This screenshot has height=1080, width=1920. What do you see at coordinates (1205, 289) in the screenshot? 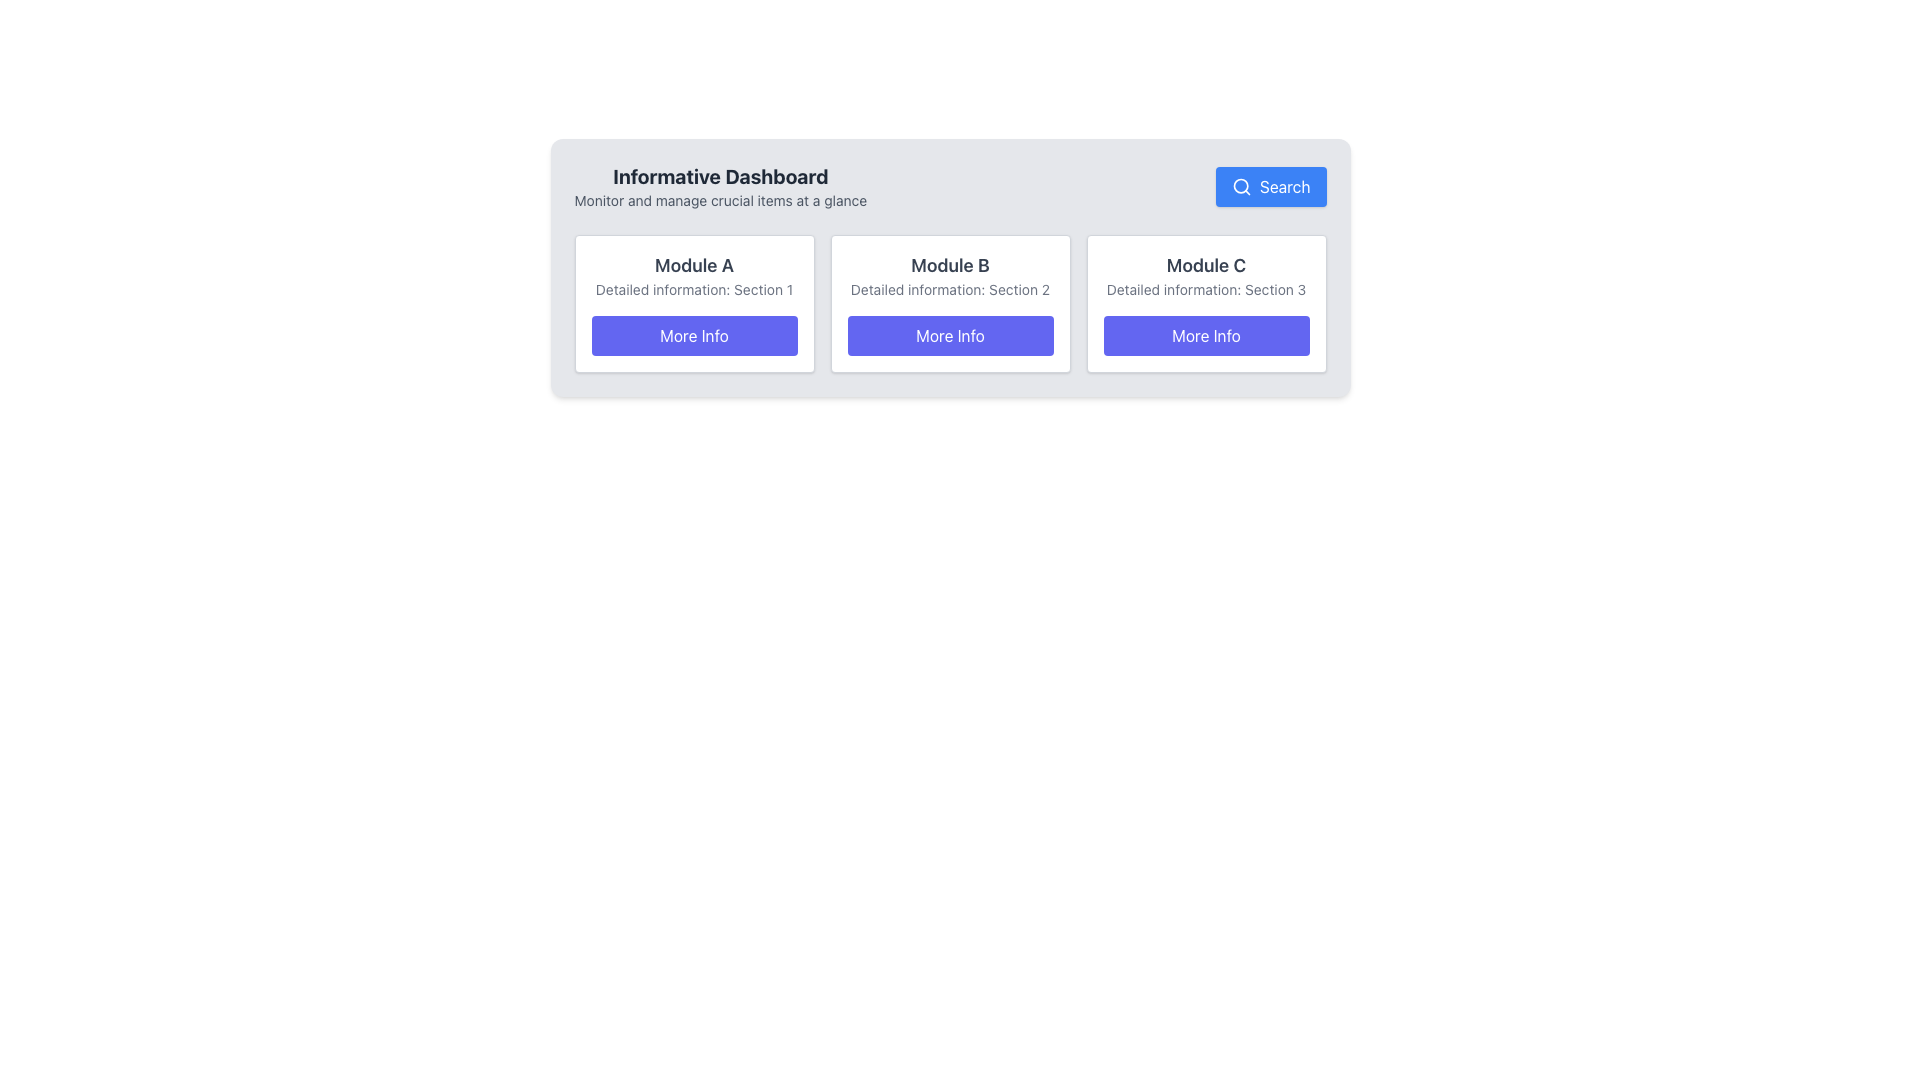
I see `the text label displaying 'Detailed information: Section 3' located in 'Module C', positioned below the module title and above the 'More Info' button` at bounding box center [1205, 289].